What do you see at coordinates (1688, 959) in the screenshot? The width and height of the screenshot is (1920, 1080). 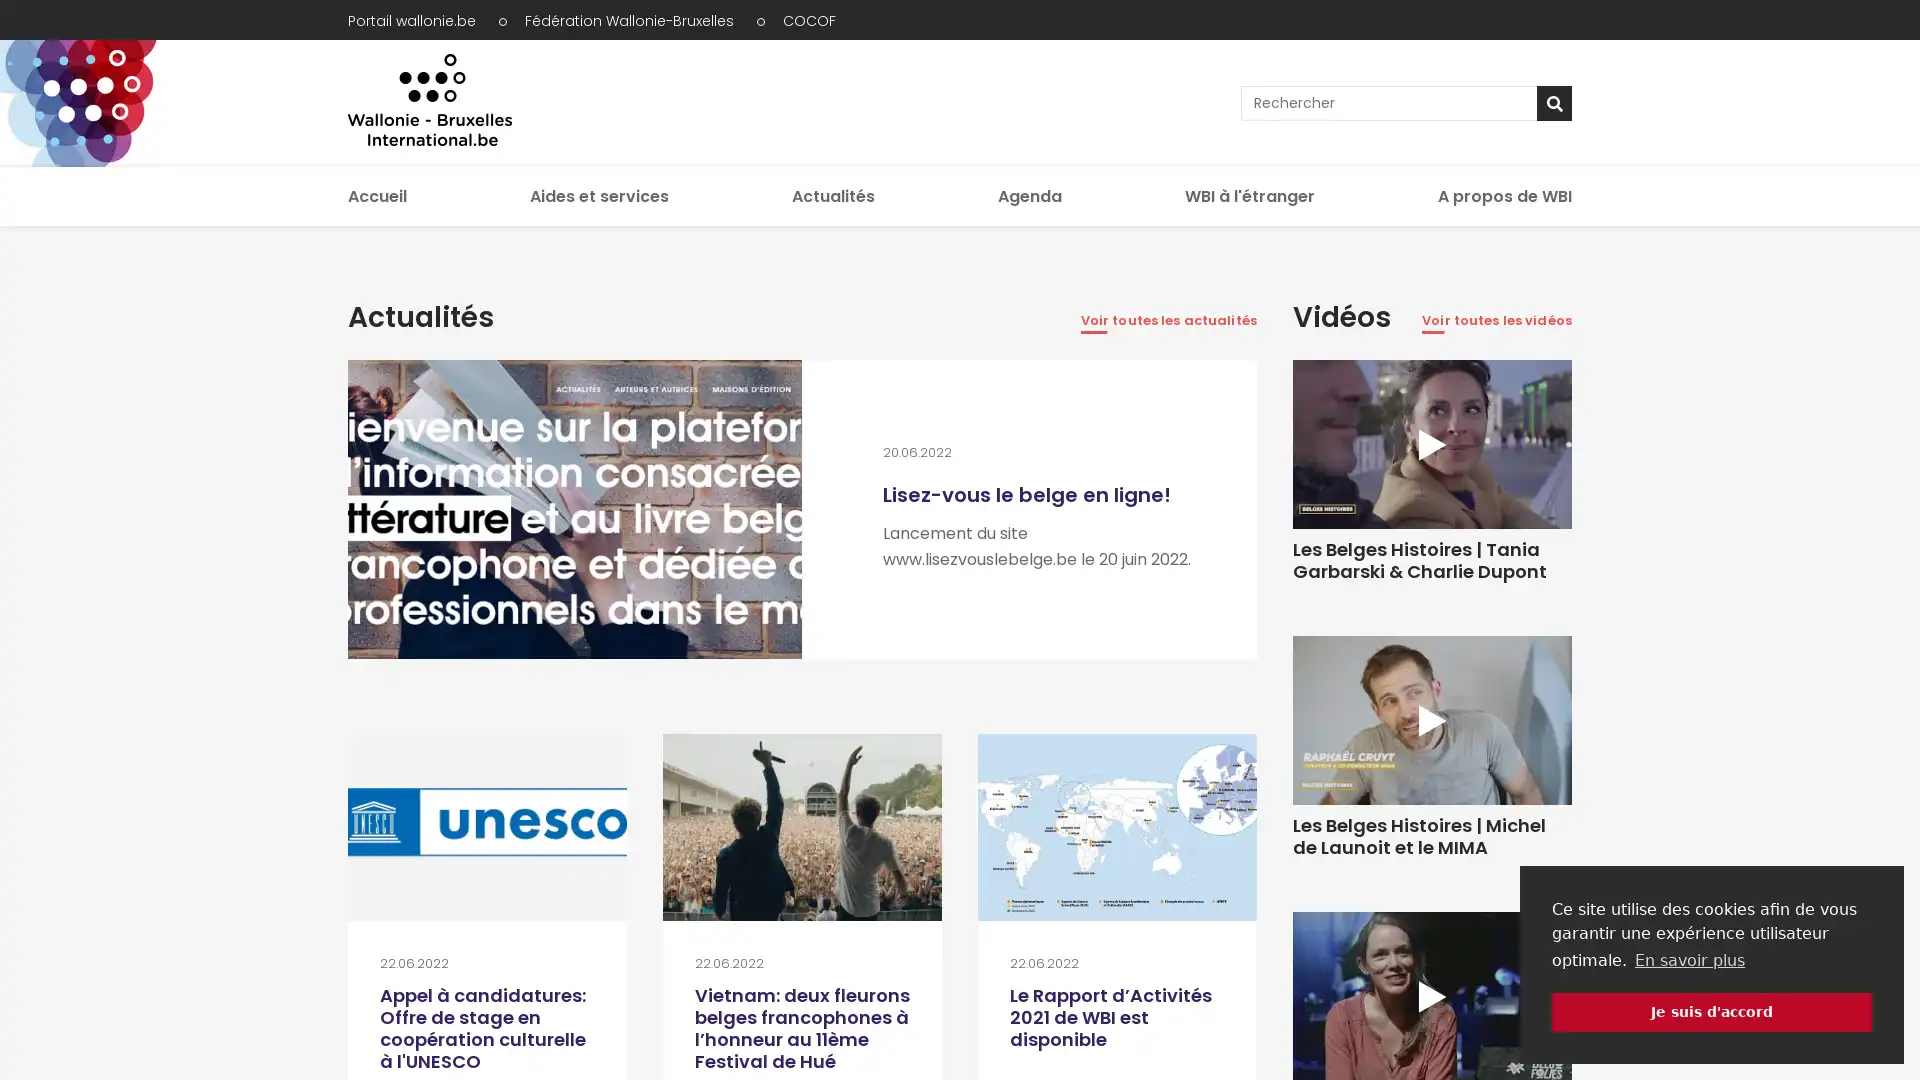 I see `learn more about cookies` at bounding box center [1688, 959].